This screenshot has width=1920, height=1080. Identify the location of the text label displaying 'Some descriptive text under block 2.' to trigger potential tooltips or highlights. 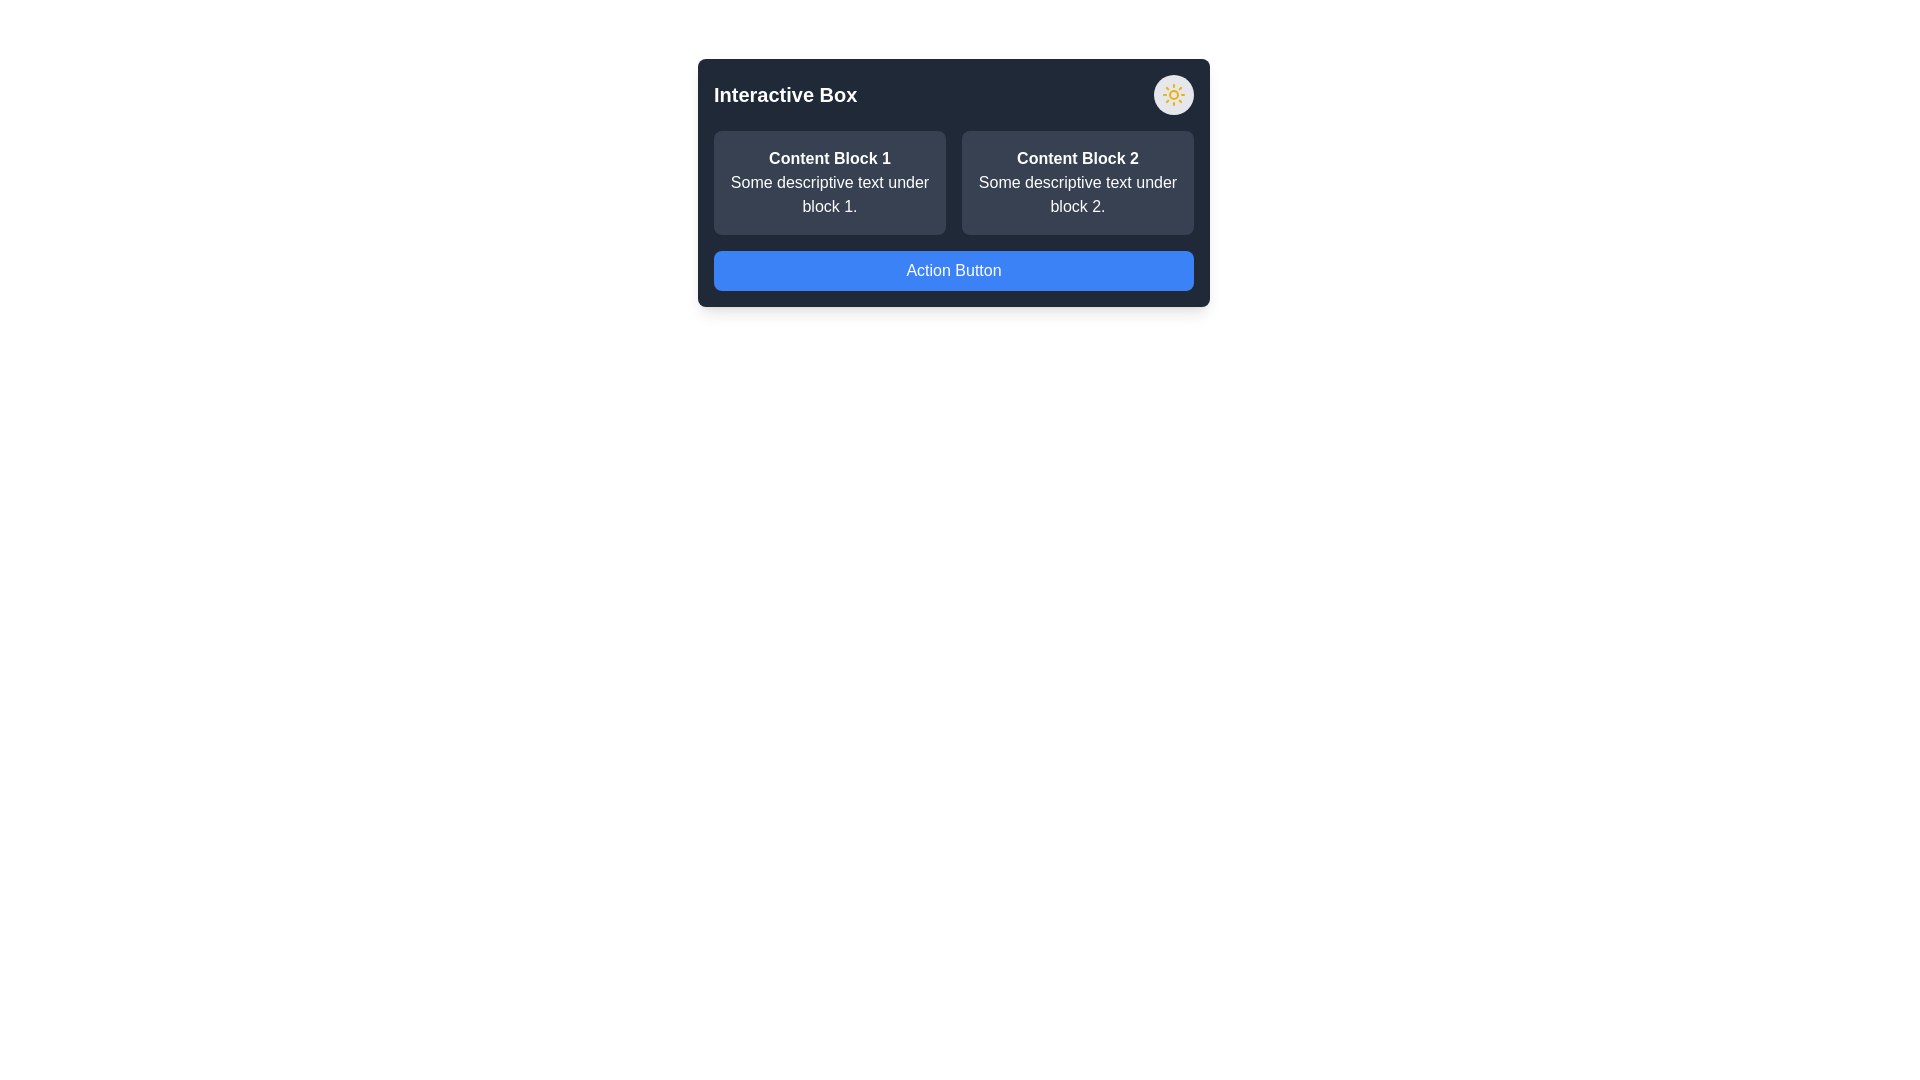
(1077, 195).